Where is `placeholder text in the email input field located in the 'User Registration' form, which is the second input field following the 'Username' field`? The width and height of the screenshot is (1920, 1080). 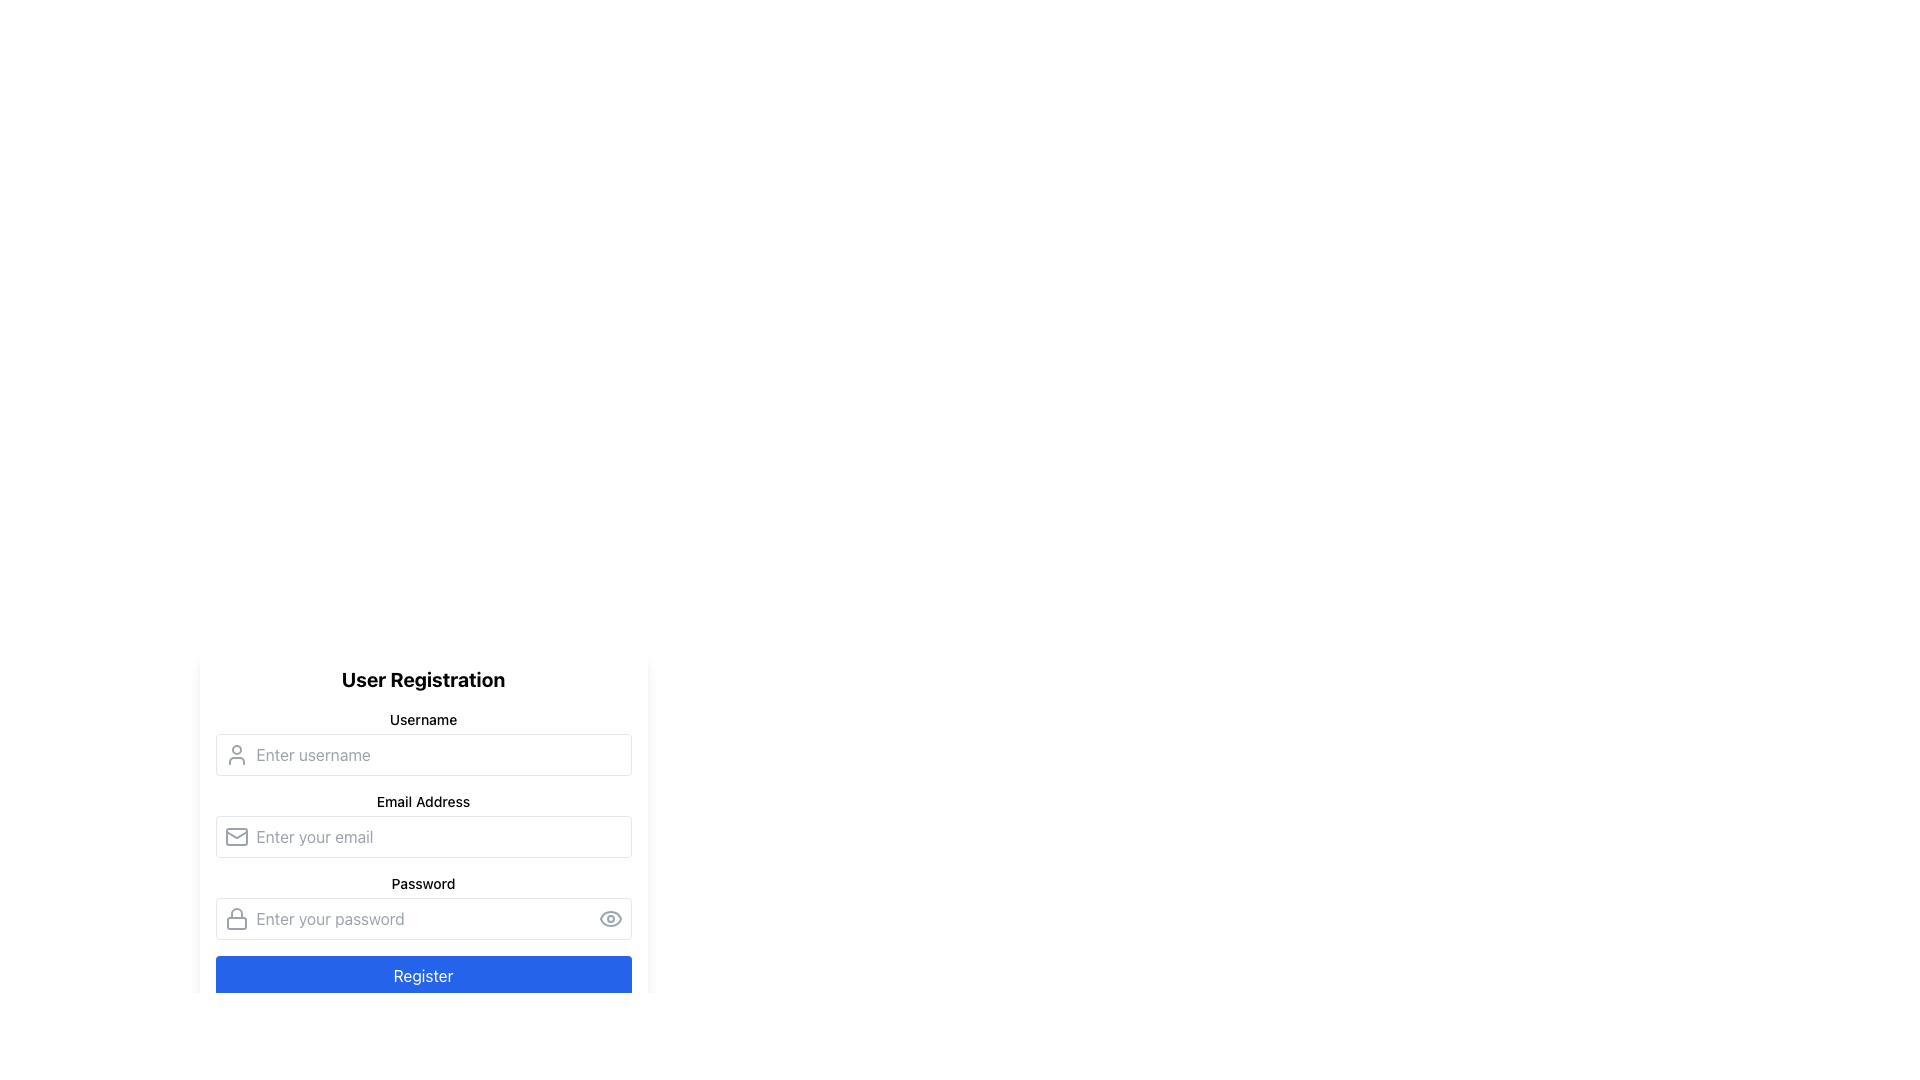
placeholder text in the email input field located in the 'User Registration' form, which is the second input field following the 'Username' field is located at coordinates (422, 825).